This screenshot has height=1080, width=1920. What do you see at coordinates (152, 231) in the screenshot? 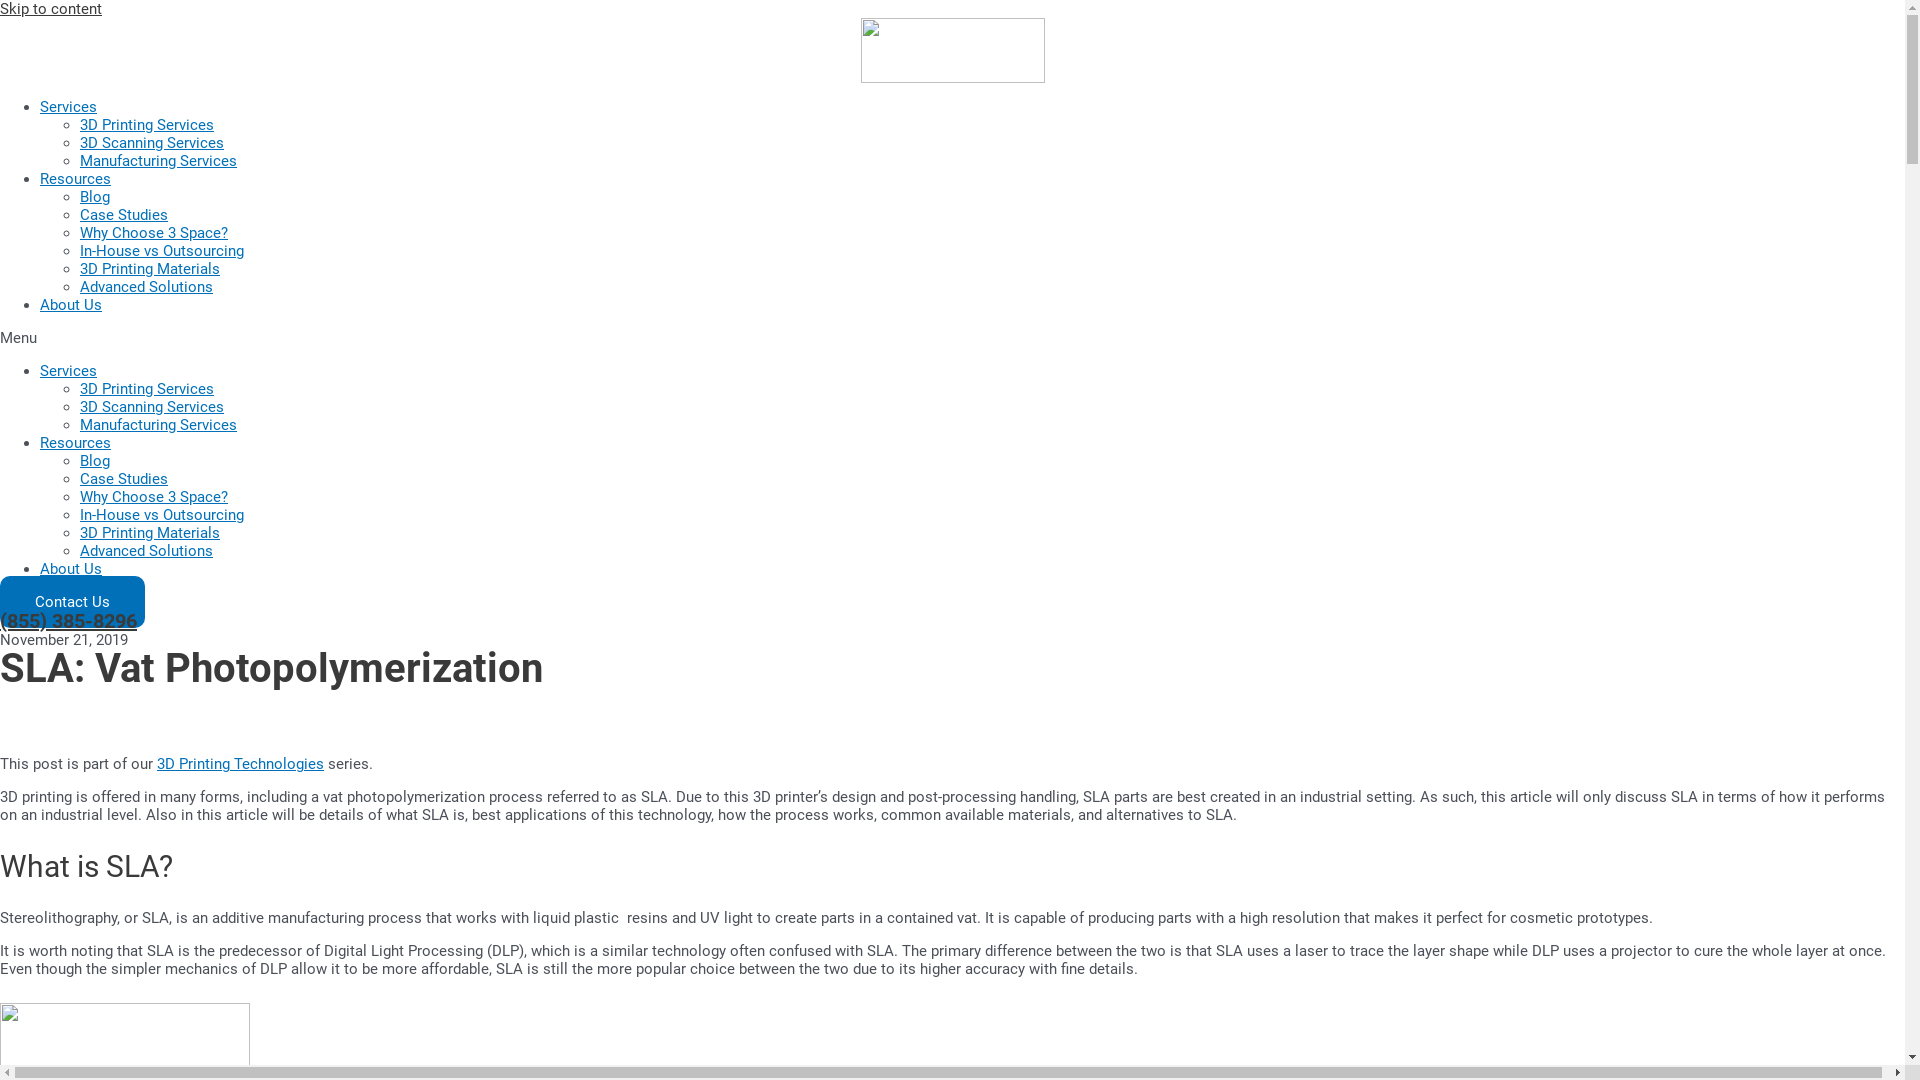
I see `'Why Choose 3 Space?'` at bounding box center [152, 231].